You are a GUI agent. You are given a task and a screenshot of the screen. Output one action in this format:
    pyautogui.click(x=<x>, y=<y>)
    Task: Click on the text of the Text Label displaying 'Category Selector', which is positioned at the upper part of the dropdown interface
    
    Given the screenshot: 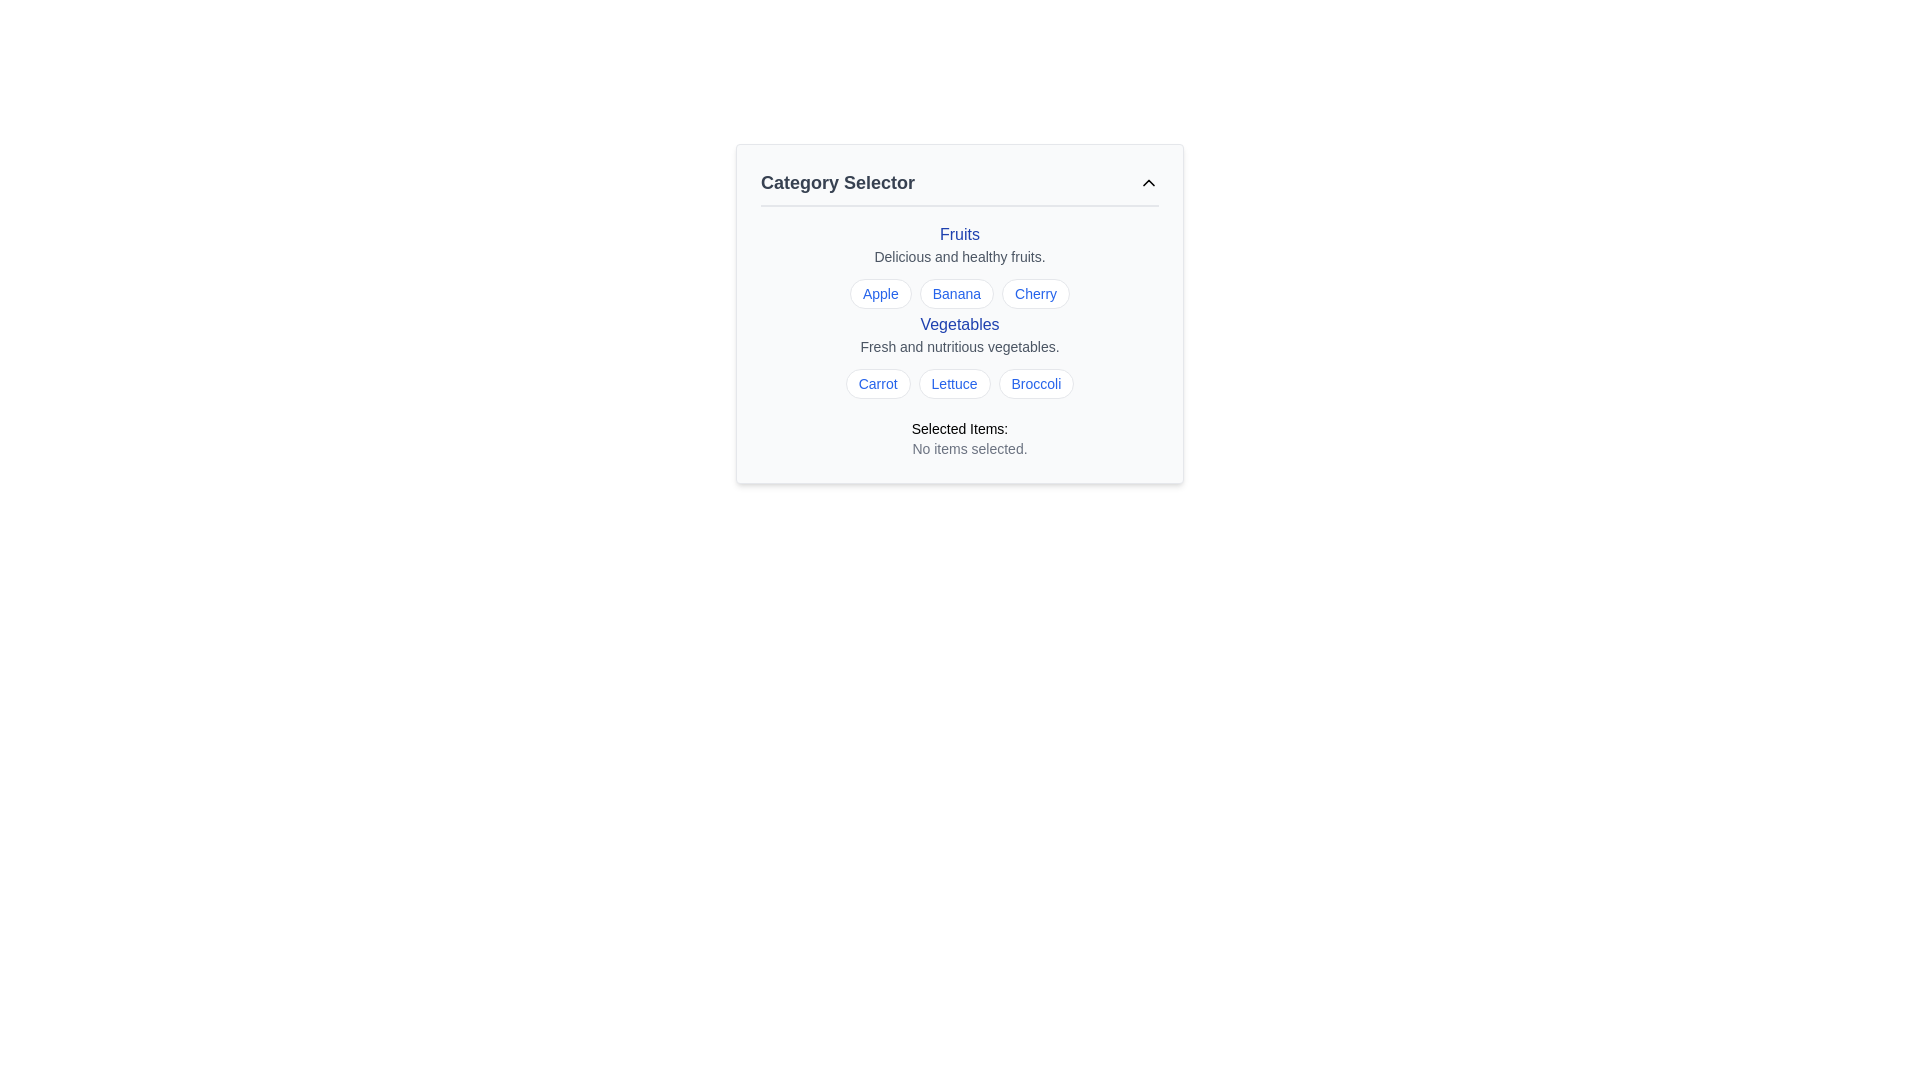 What is the action you would take?
    pyautogui.click(x=838, y=182)
    